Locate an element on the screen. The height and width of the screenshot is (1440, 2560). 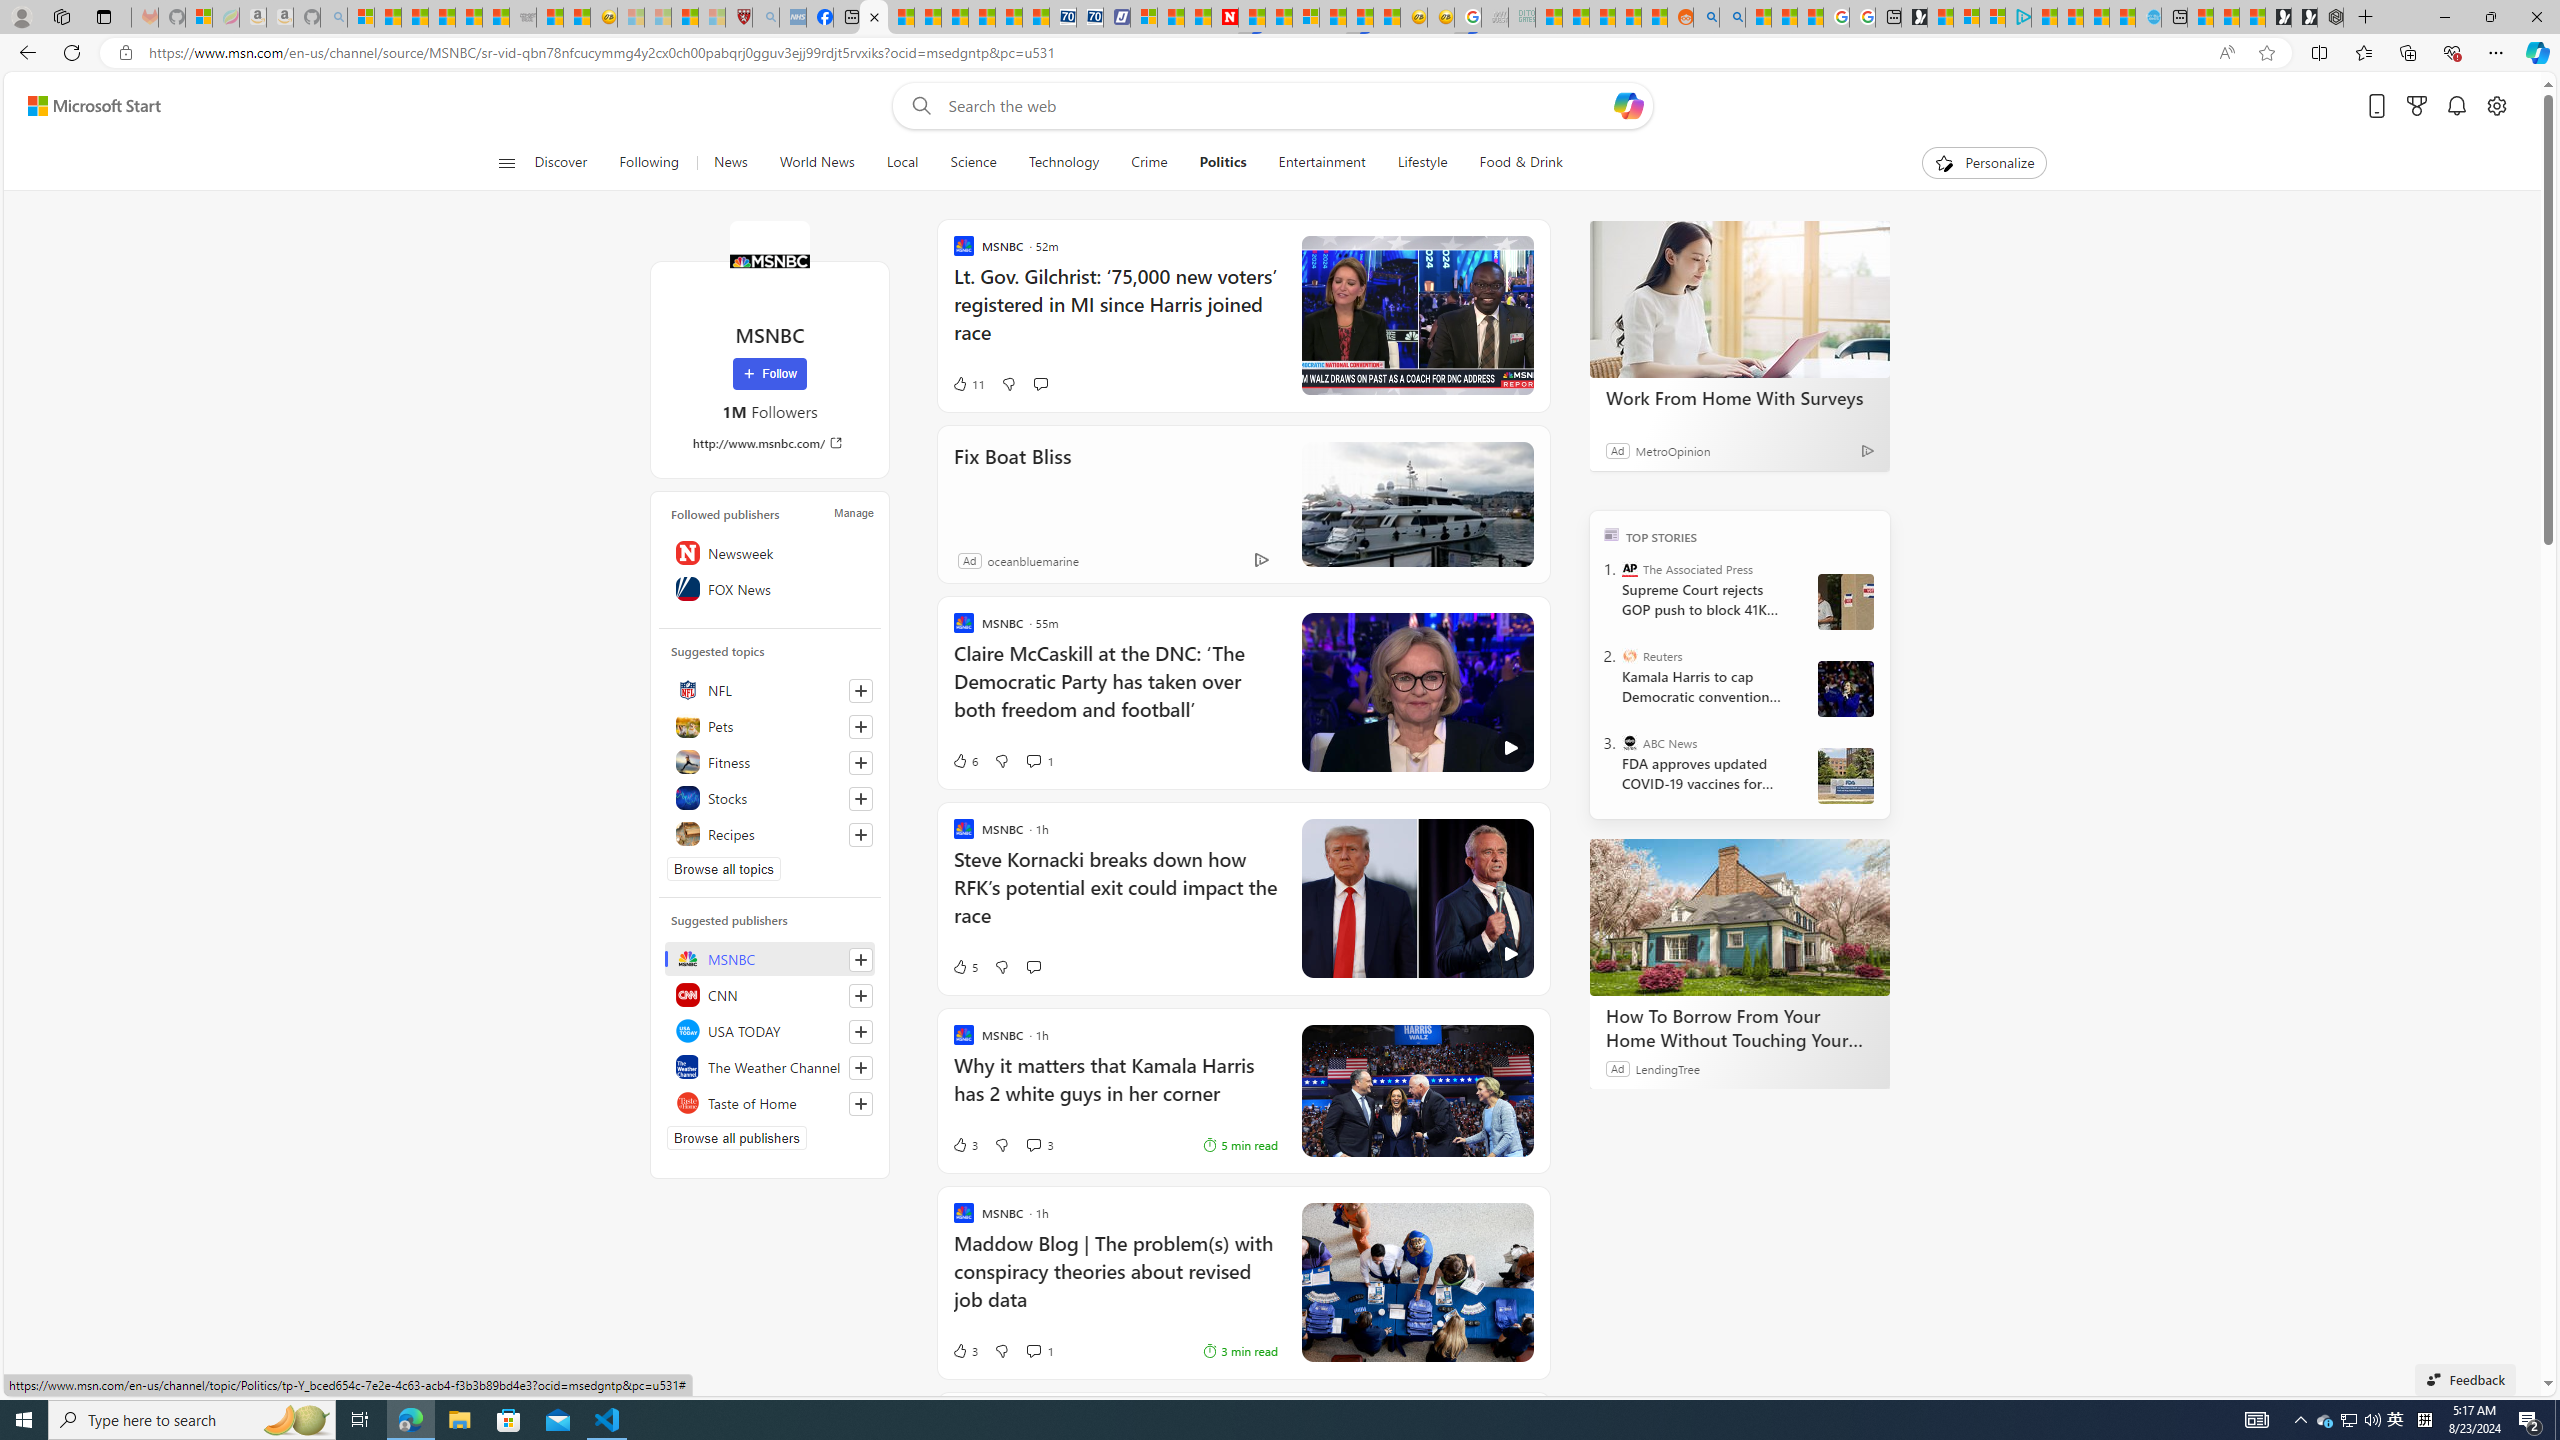
'Stocks - MSN' is located at coordinates (494, 16).